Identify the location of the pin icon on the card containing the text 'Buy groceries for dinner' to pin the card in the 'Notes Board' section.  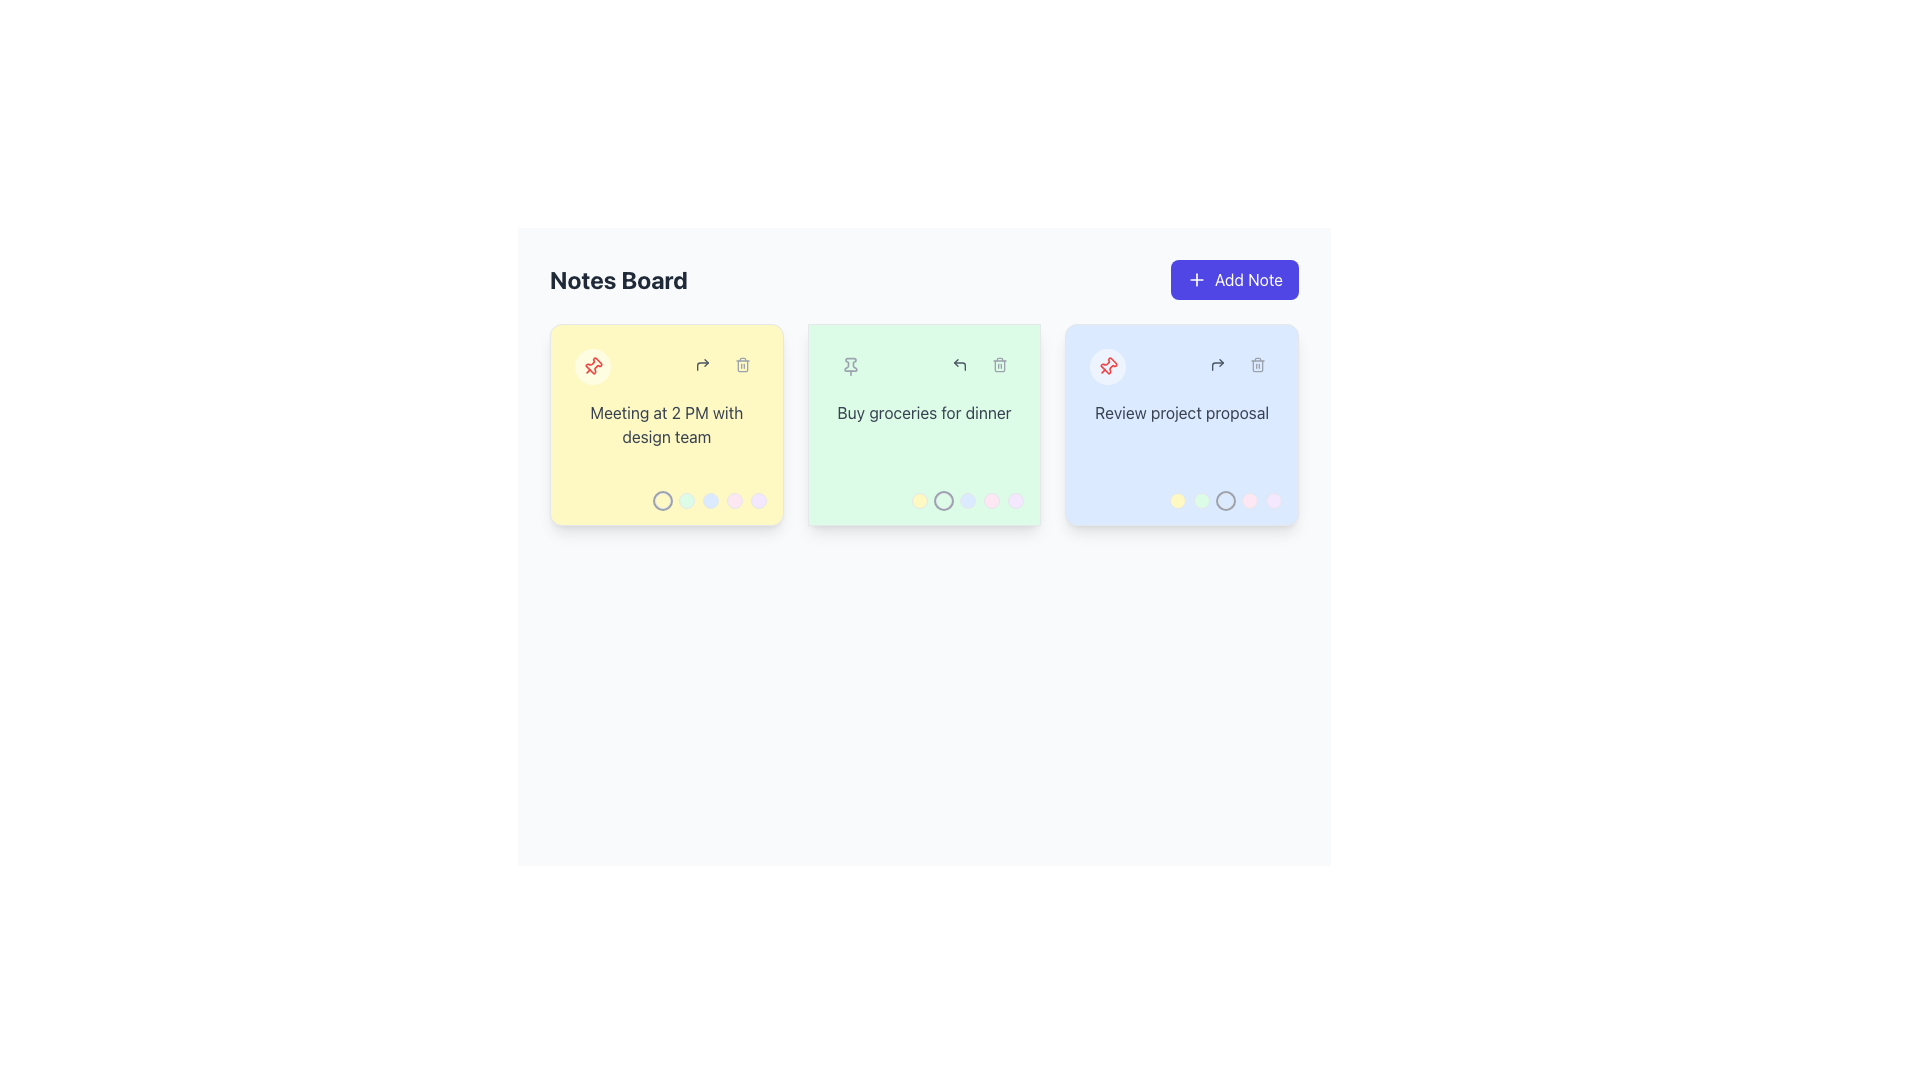
(923, 423).